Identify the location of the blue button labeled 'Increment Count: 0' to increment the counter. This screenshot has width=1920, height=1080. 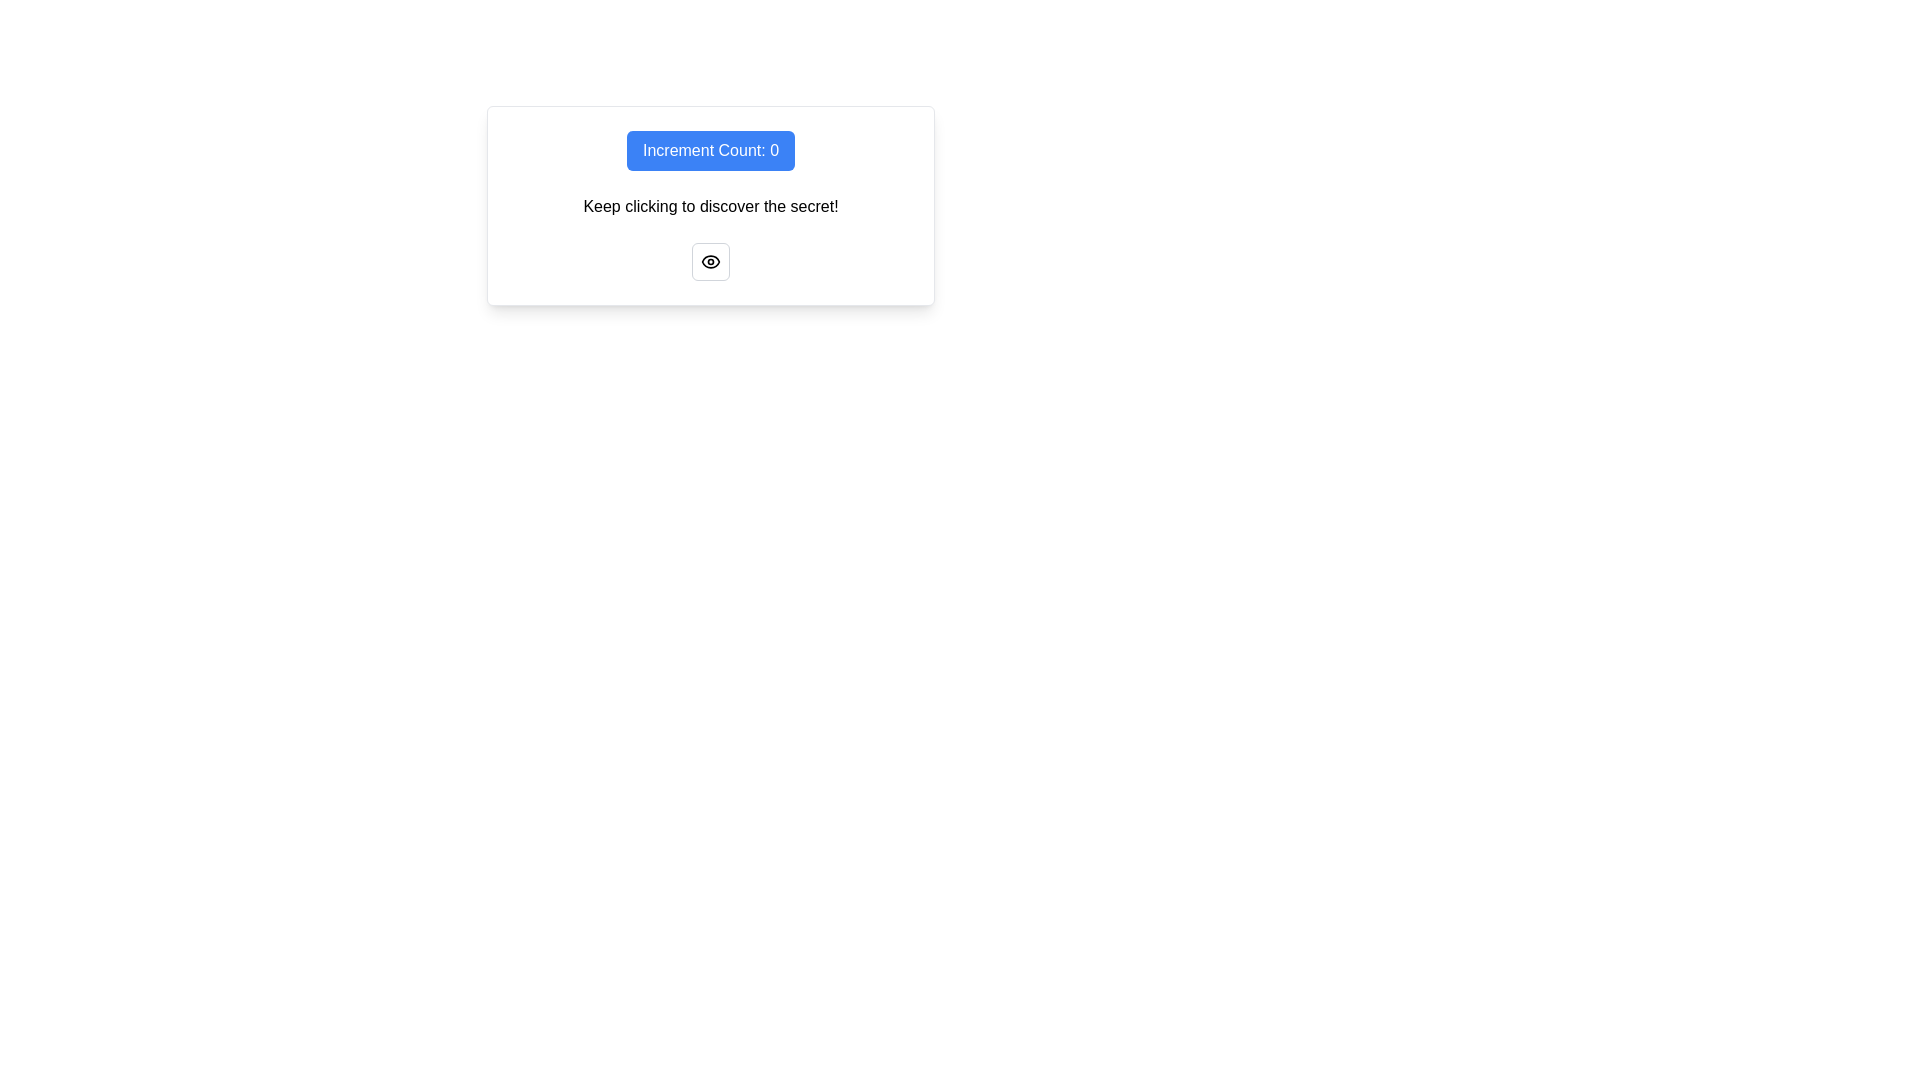
(710, 149).